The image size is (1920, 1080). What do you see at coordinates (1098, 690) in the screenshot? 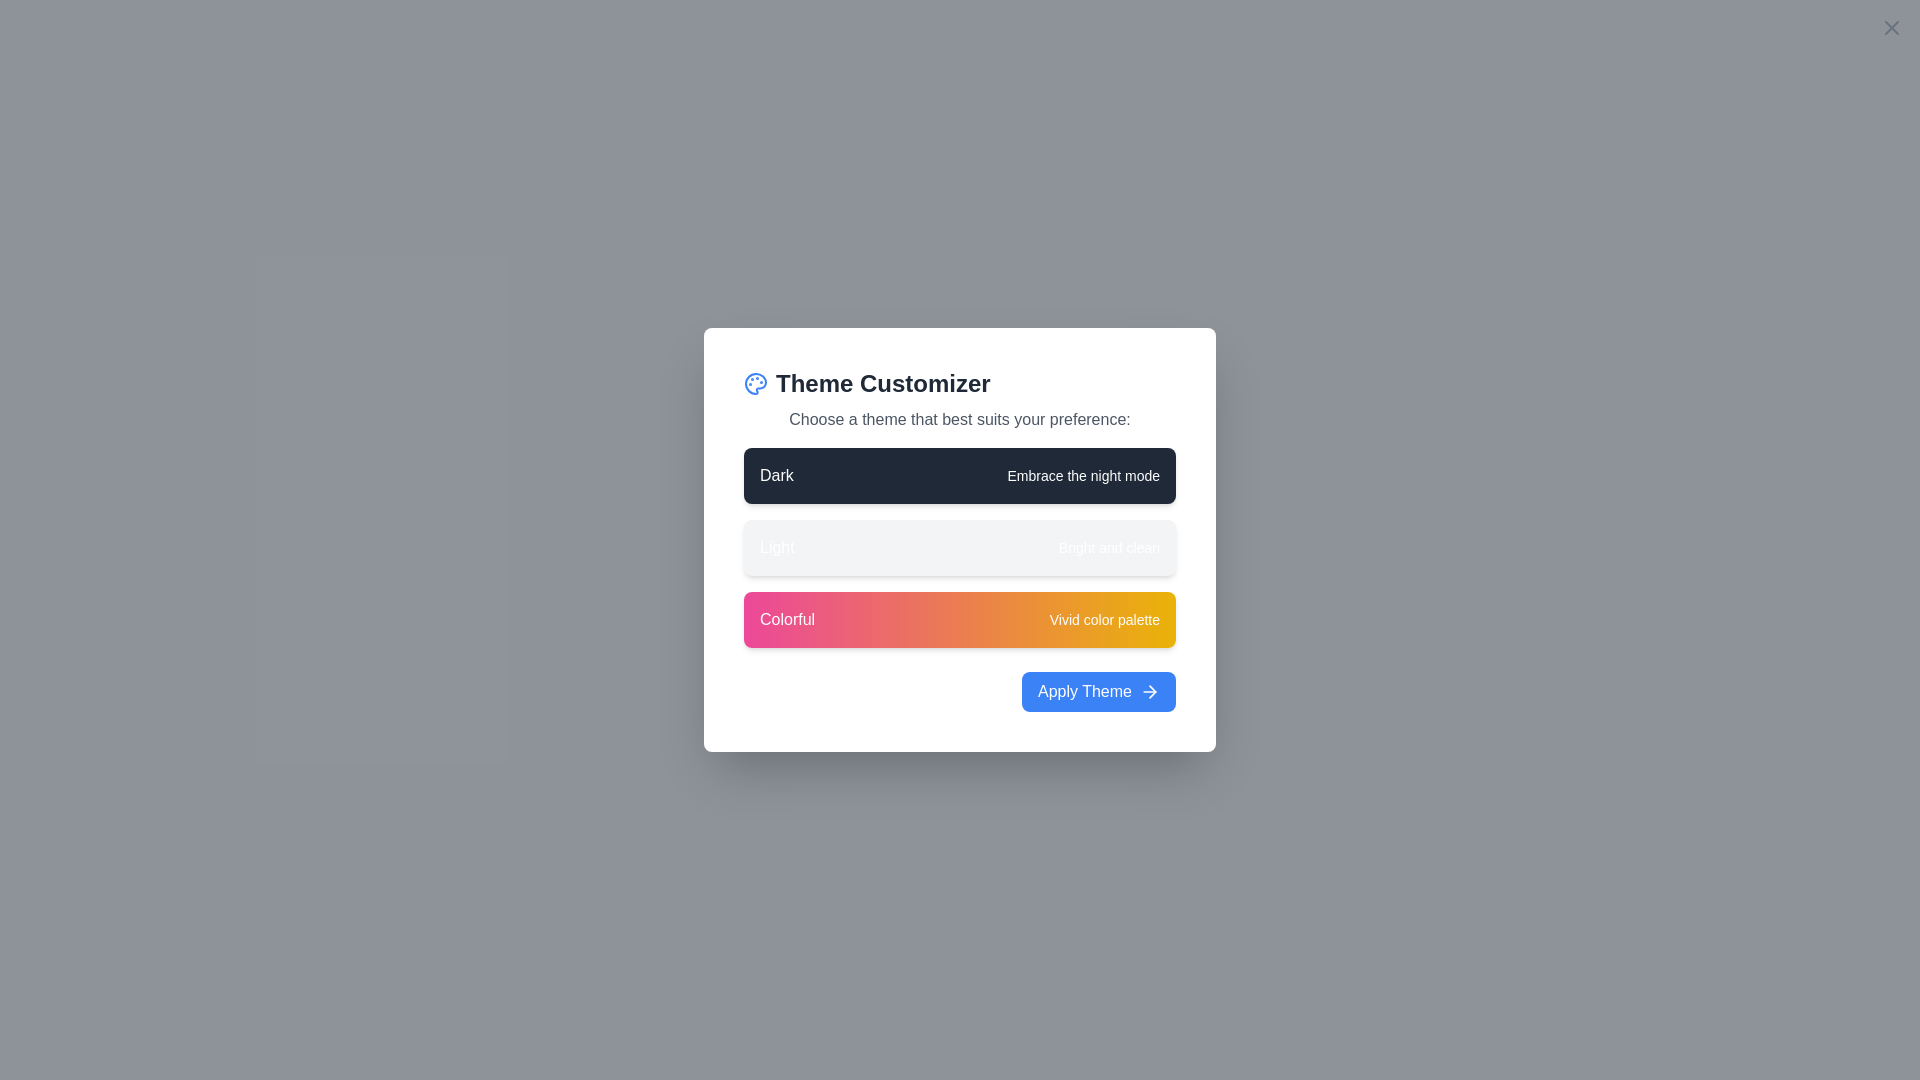
I see `the 'Apply Theme' button with rounded corners, displaying a right arrow icon, located at the bottom-right corner of the 'Theme Customizer' modal` at bounding box center [1098, 690].